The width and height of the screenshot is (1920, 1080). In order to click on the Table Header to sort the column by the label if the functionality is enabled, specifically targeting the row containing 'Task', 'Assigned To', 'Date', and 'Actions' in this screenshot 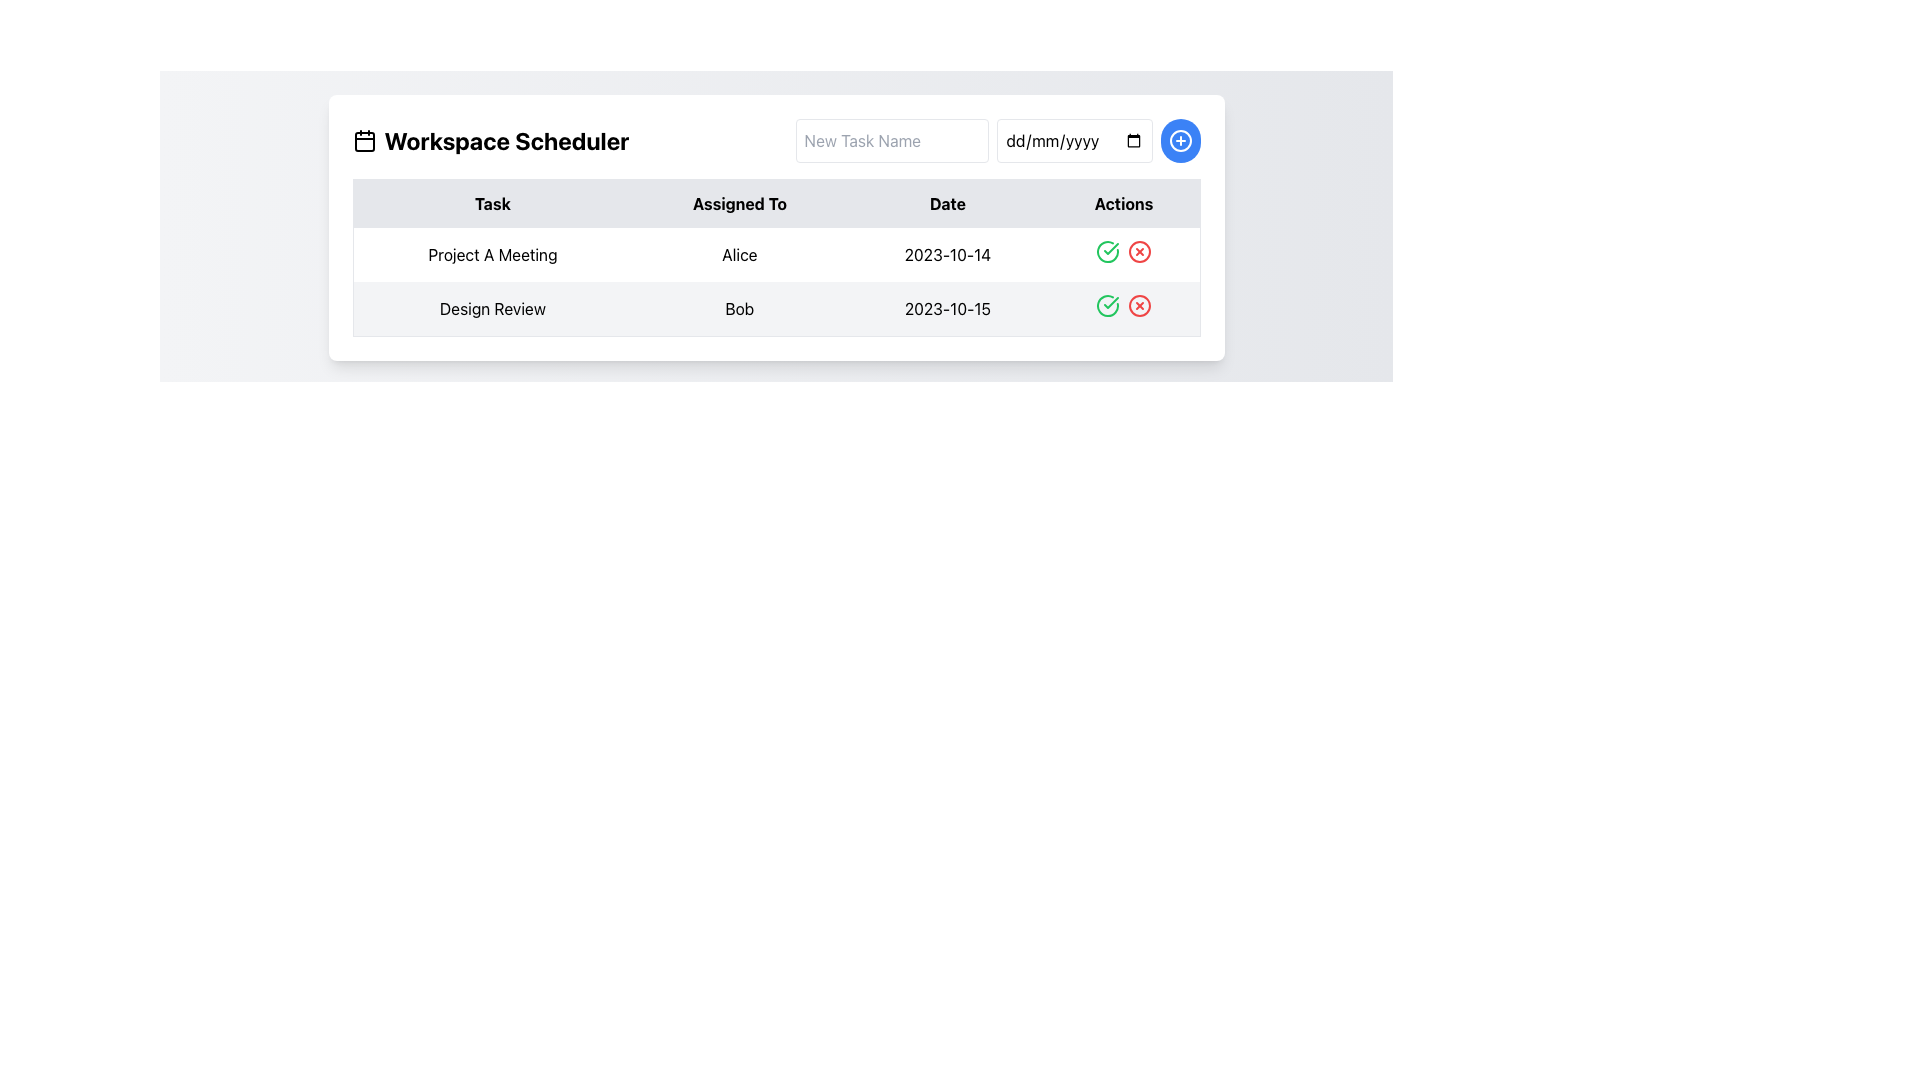, I will do `click(775, 203)`.